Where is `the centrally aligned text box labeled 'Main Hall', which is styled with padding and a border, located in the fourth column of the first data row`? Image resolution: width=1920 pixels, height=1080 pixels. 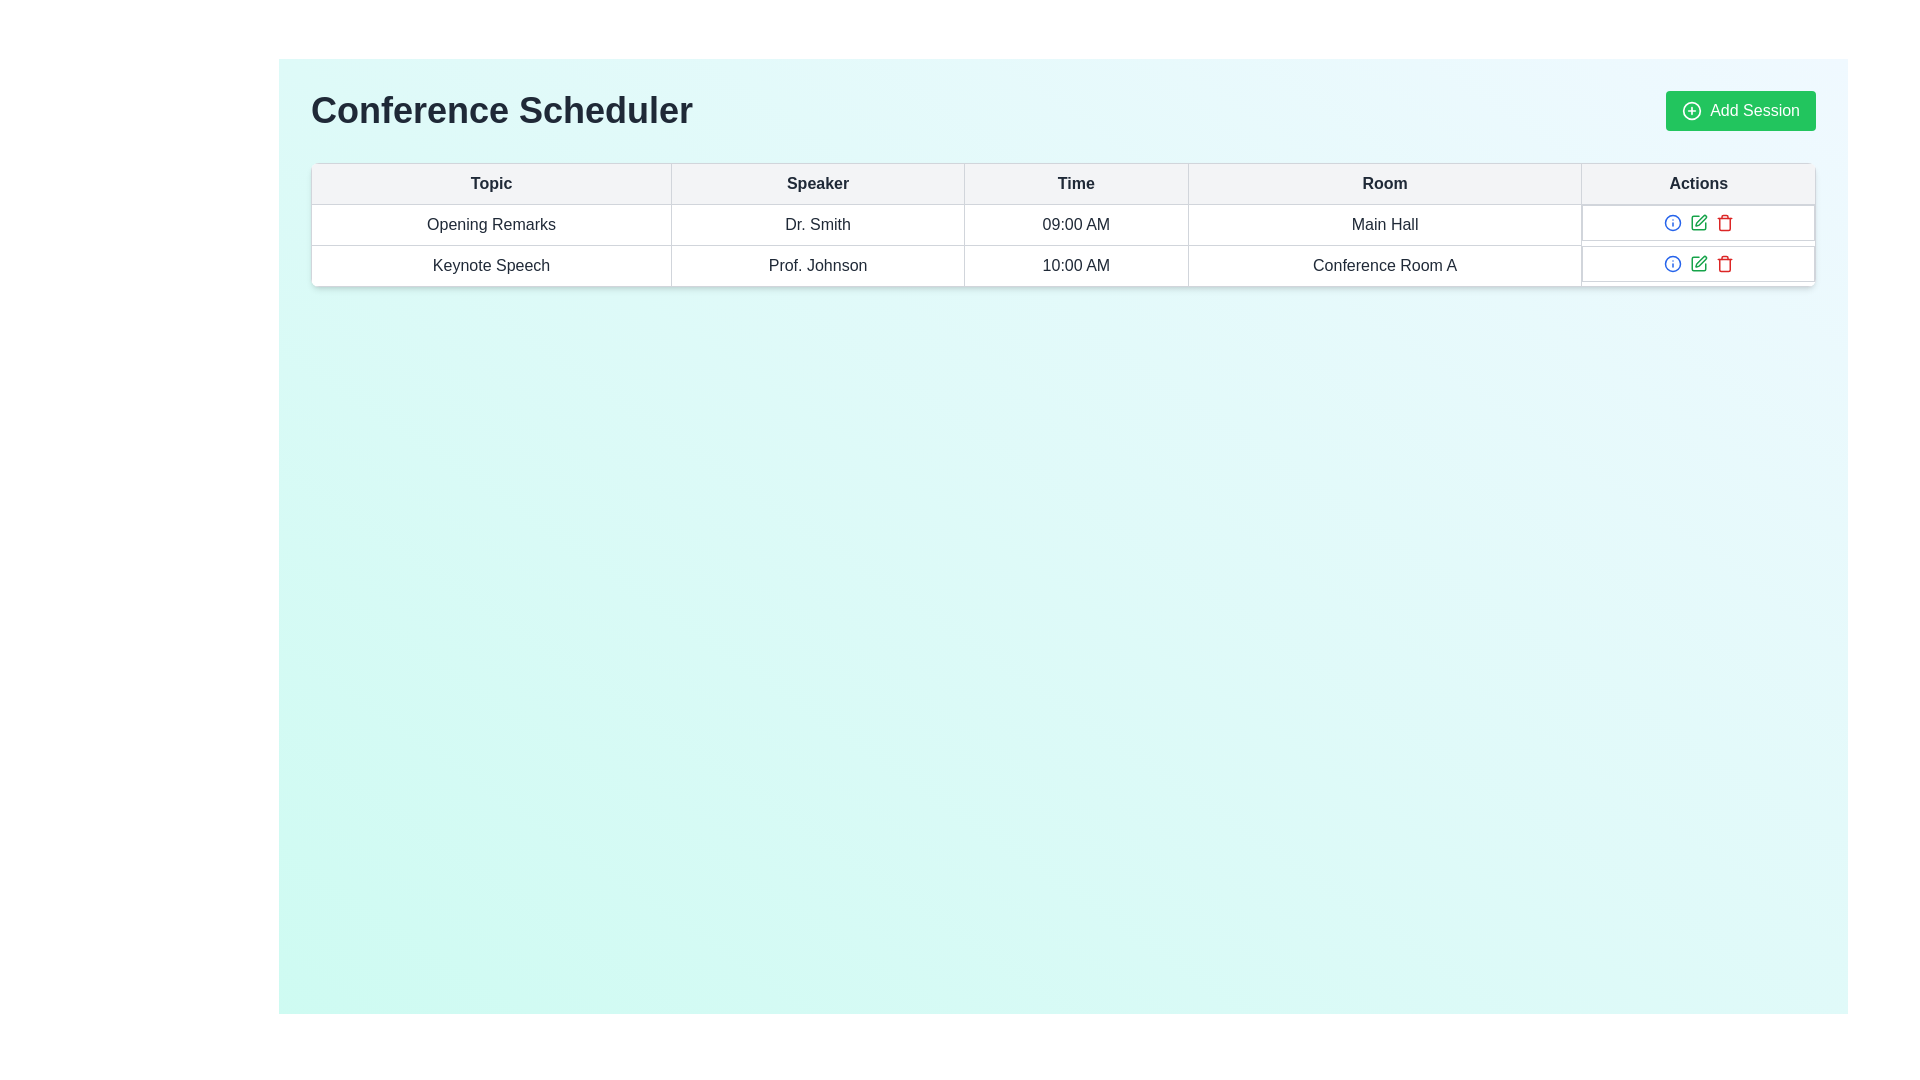
the centrally aligned text box labeled 'Main Hall', which is styled with padding and a border, located in the fourth column of the first data row is located at coordinates (1384, 224).